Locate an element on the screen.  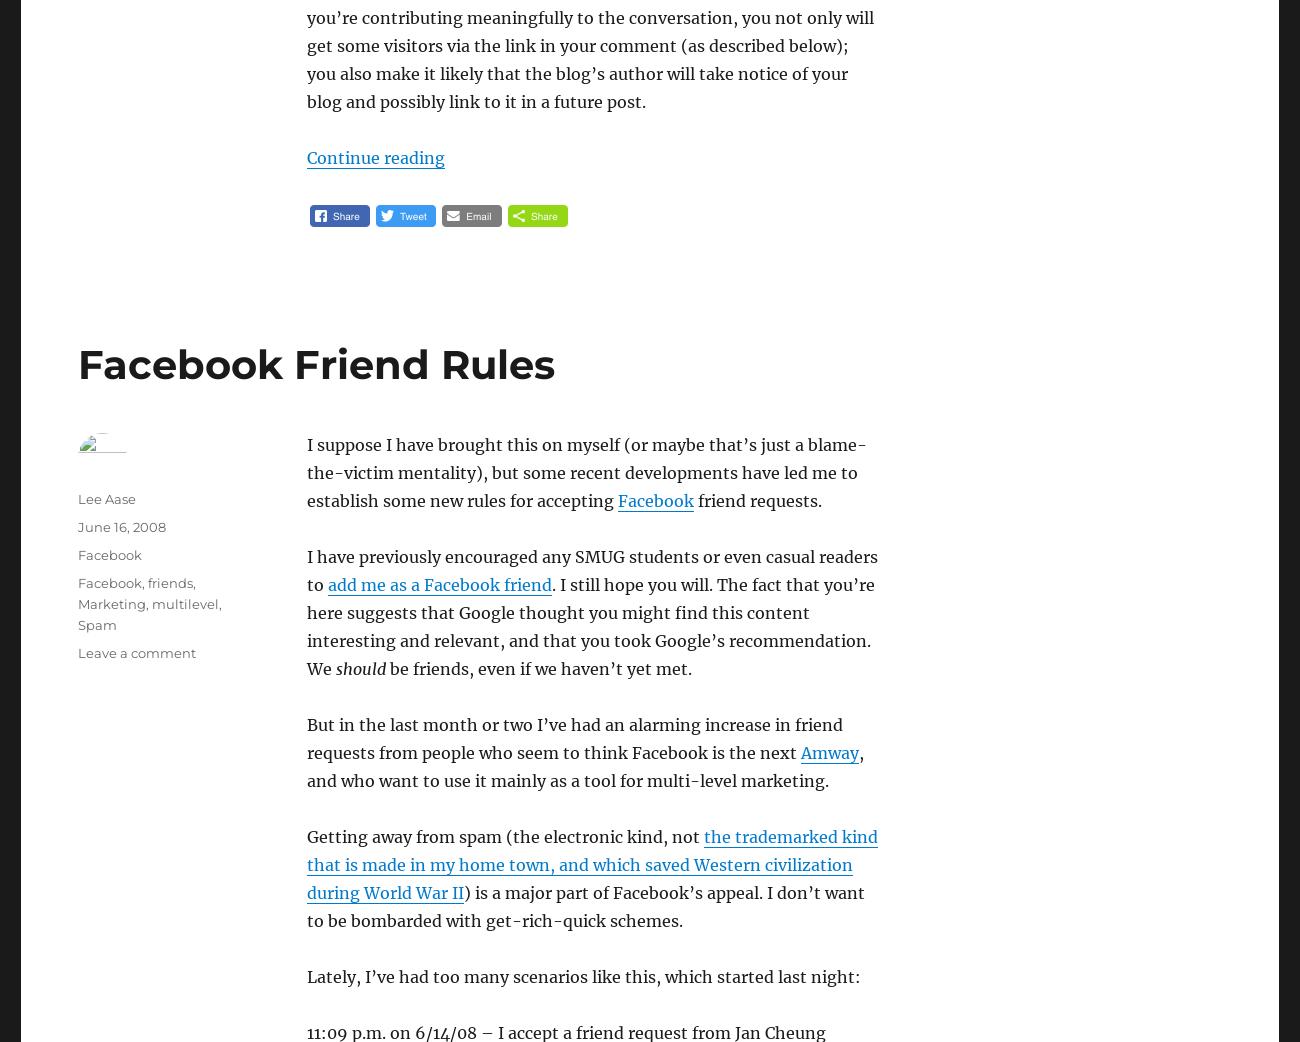
'friends' is located at coordinates (170, 581).